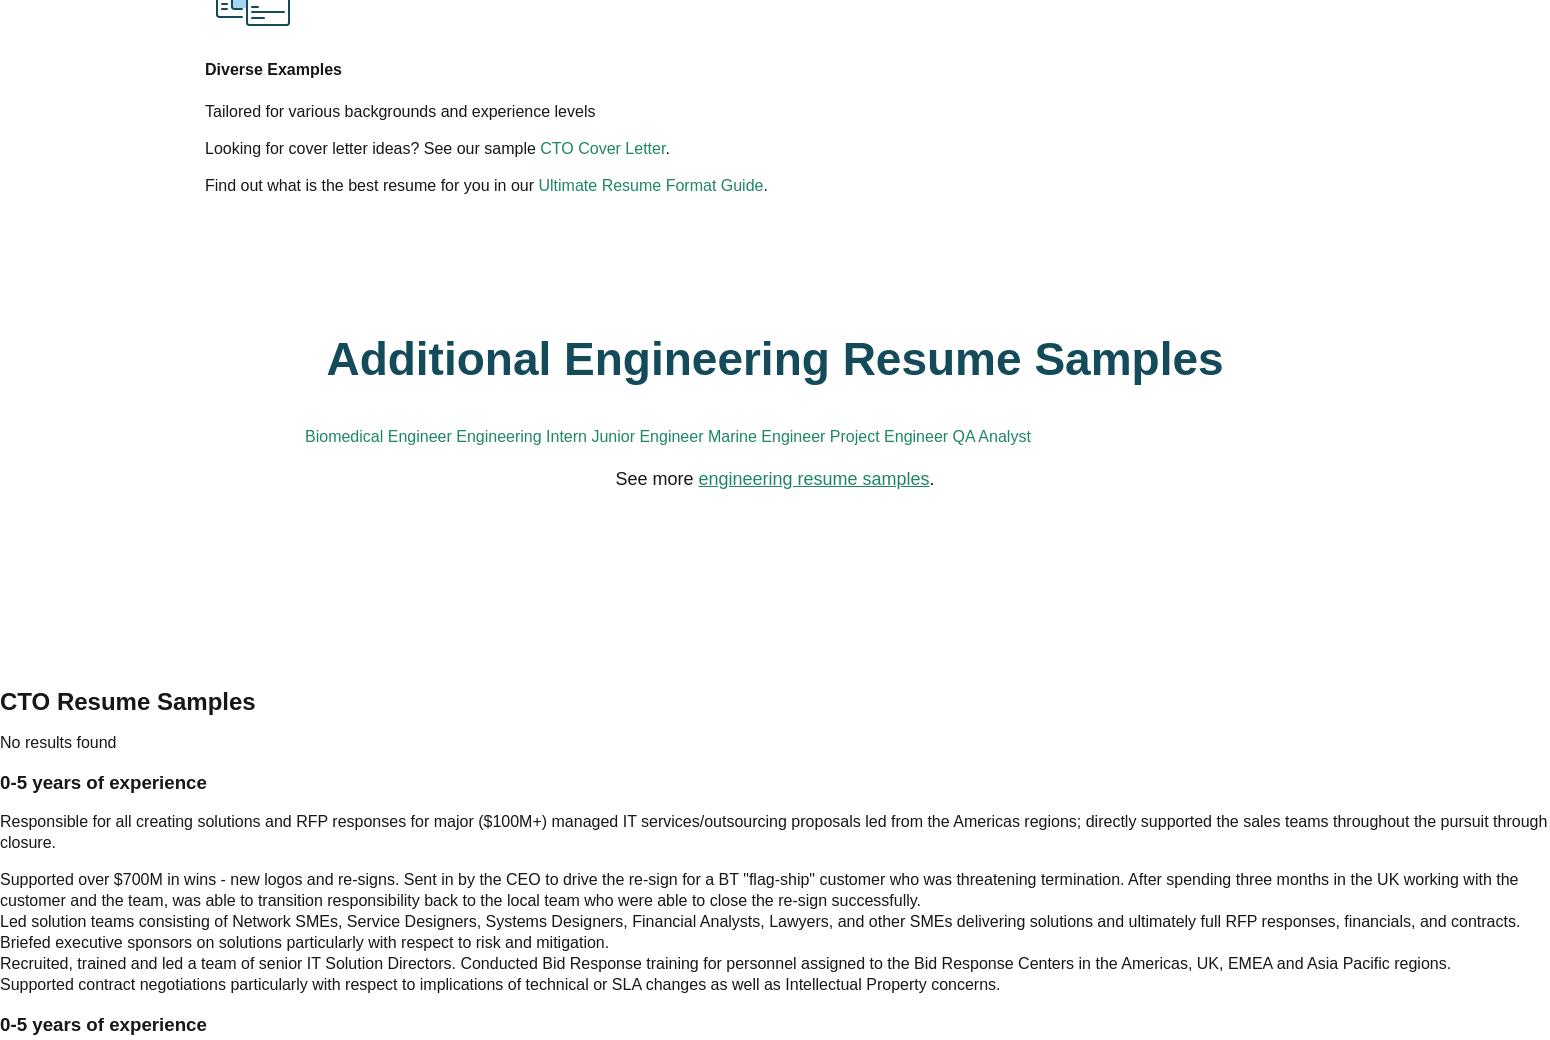  Describe the element at coordinates (1062, 296) in the screenshot. I see `'Marine Engineer'` at that location.